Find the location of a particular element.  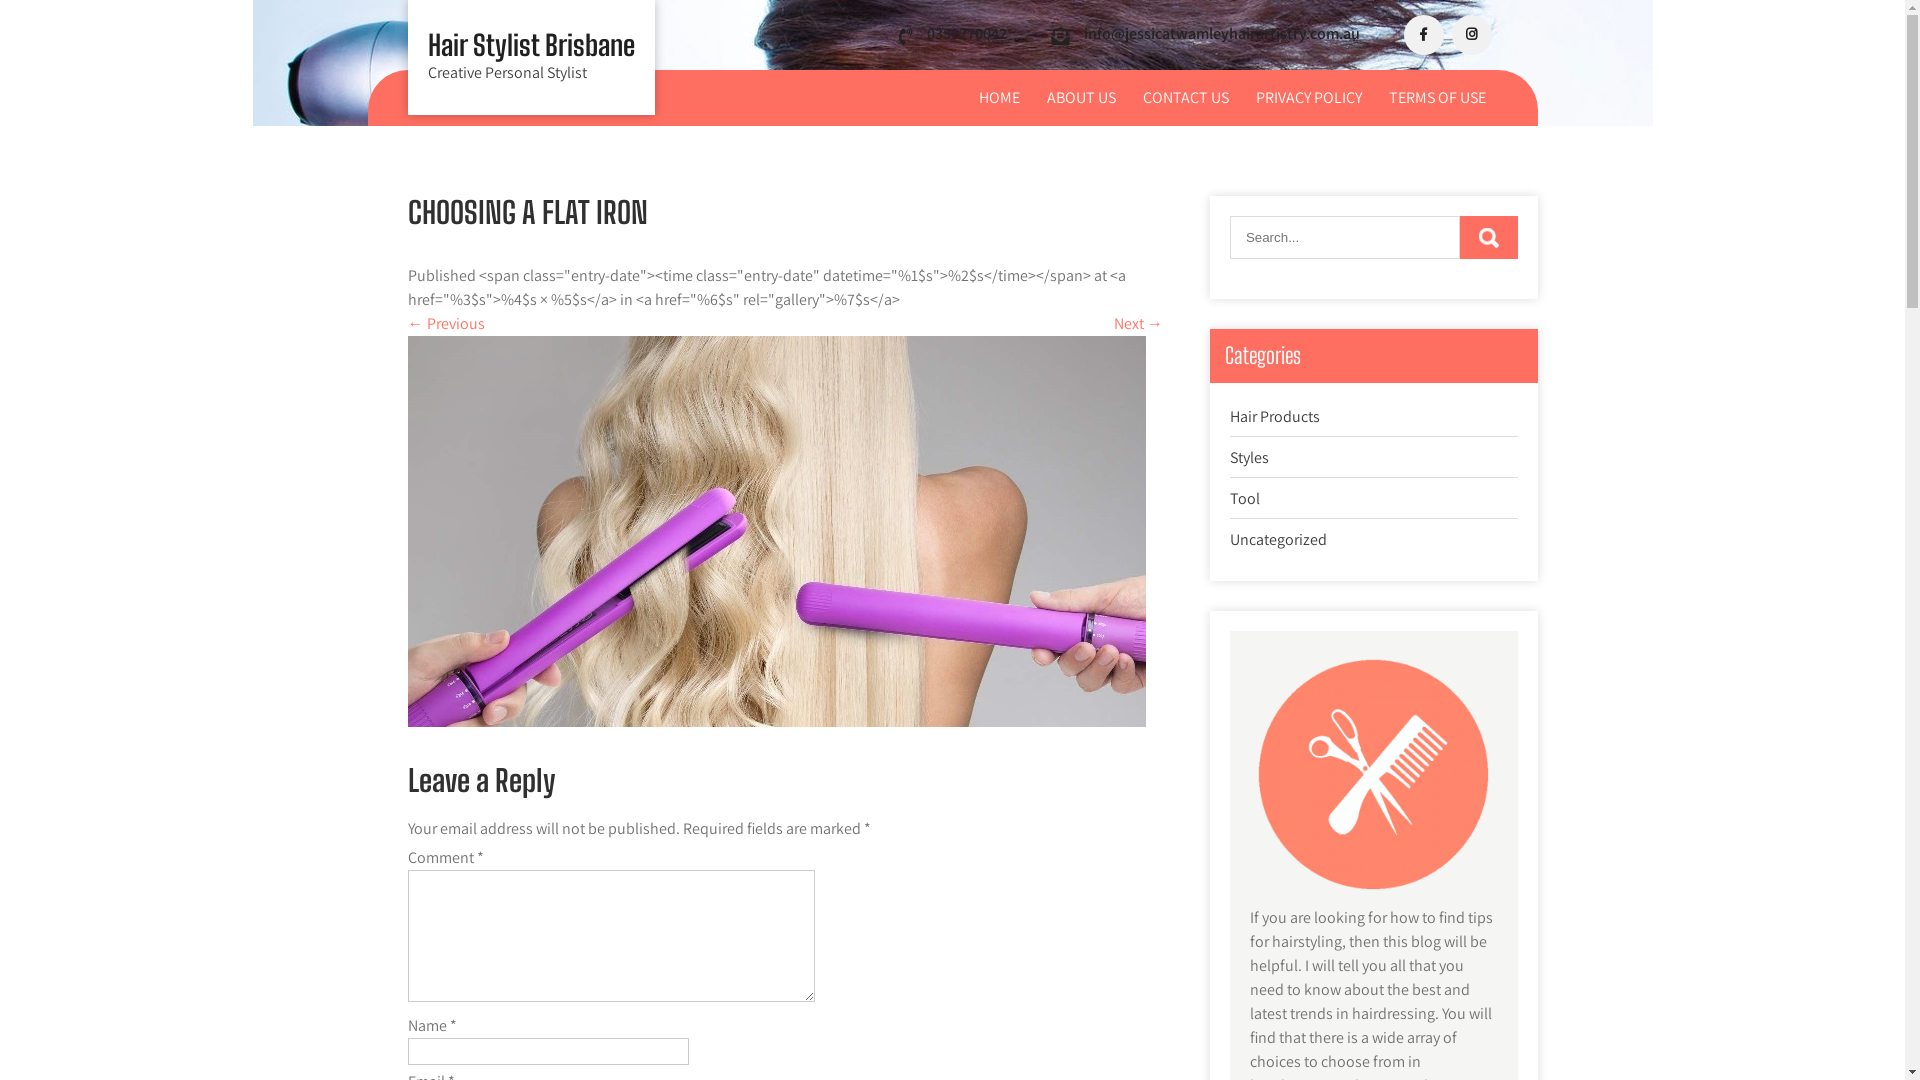

'Search' is located at coordinates (1488, 236).